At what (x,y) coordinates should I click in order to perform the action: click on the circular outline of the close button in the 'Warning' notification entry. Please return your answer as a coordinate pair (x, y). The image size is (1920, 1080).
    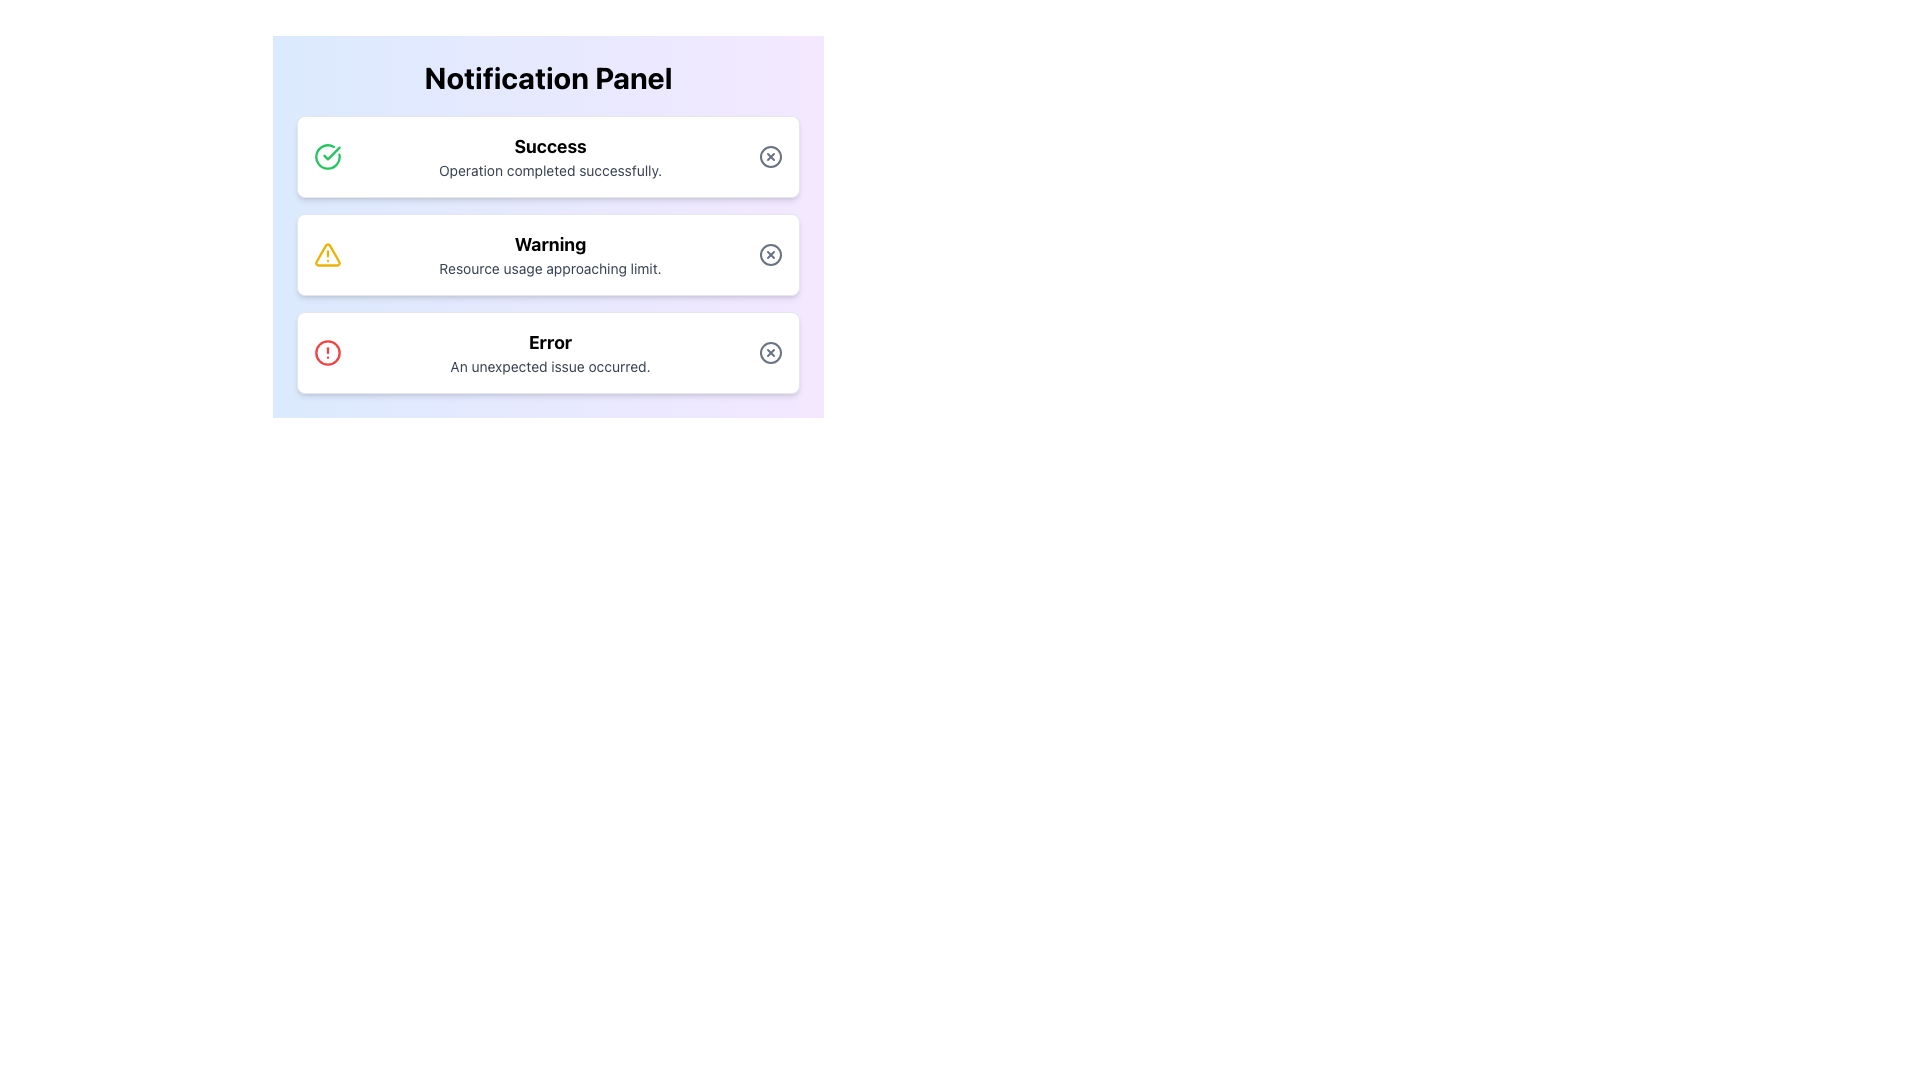
    Looking at the image, I should click on (770, 253).